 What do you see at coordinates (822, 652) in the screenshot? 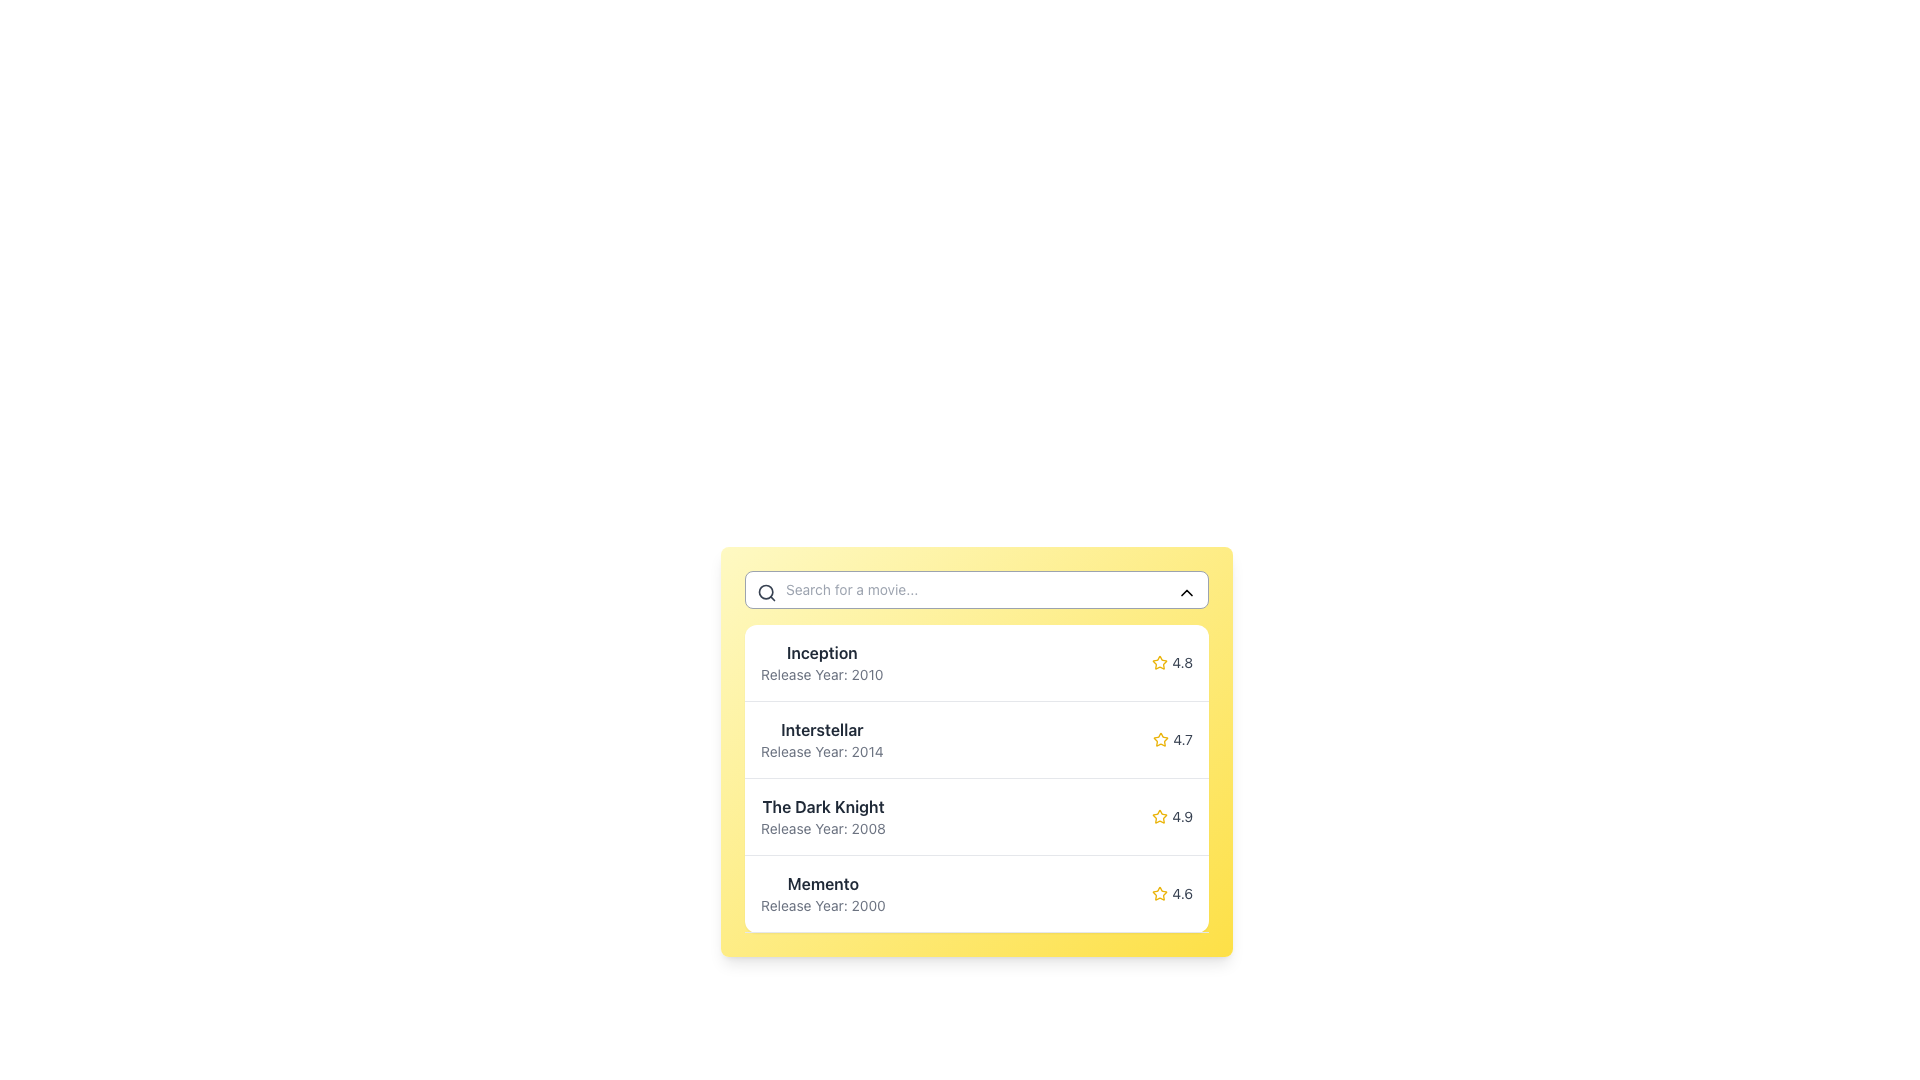
I see `the bolded text label 'Inception' located at the top of the first card in the movie list` at bounding box center [822, 652].